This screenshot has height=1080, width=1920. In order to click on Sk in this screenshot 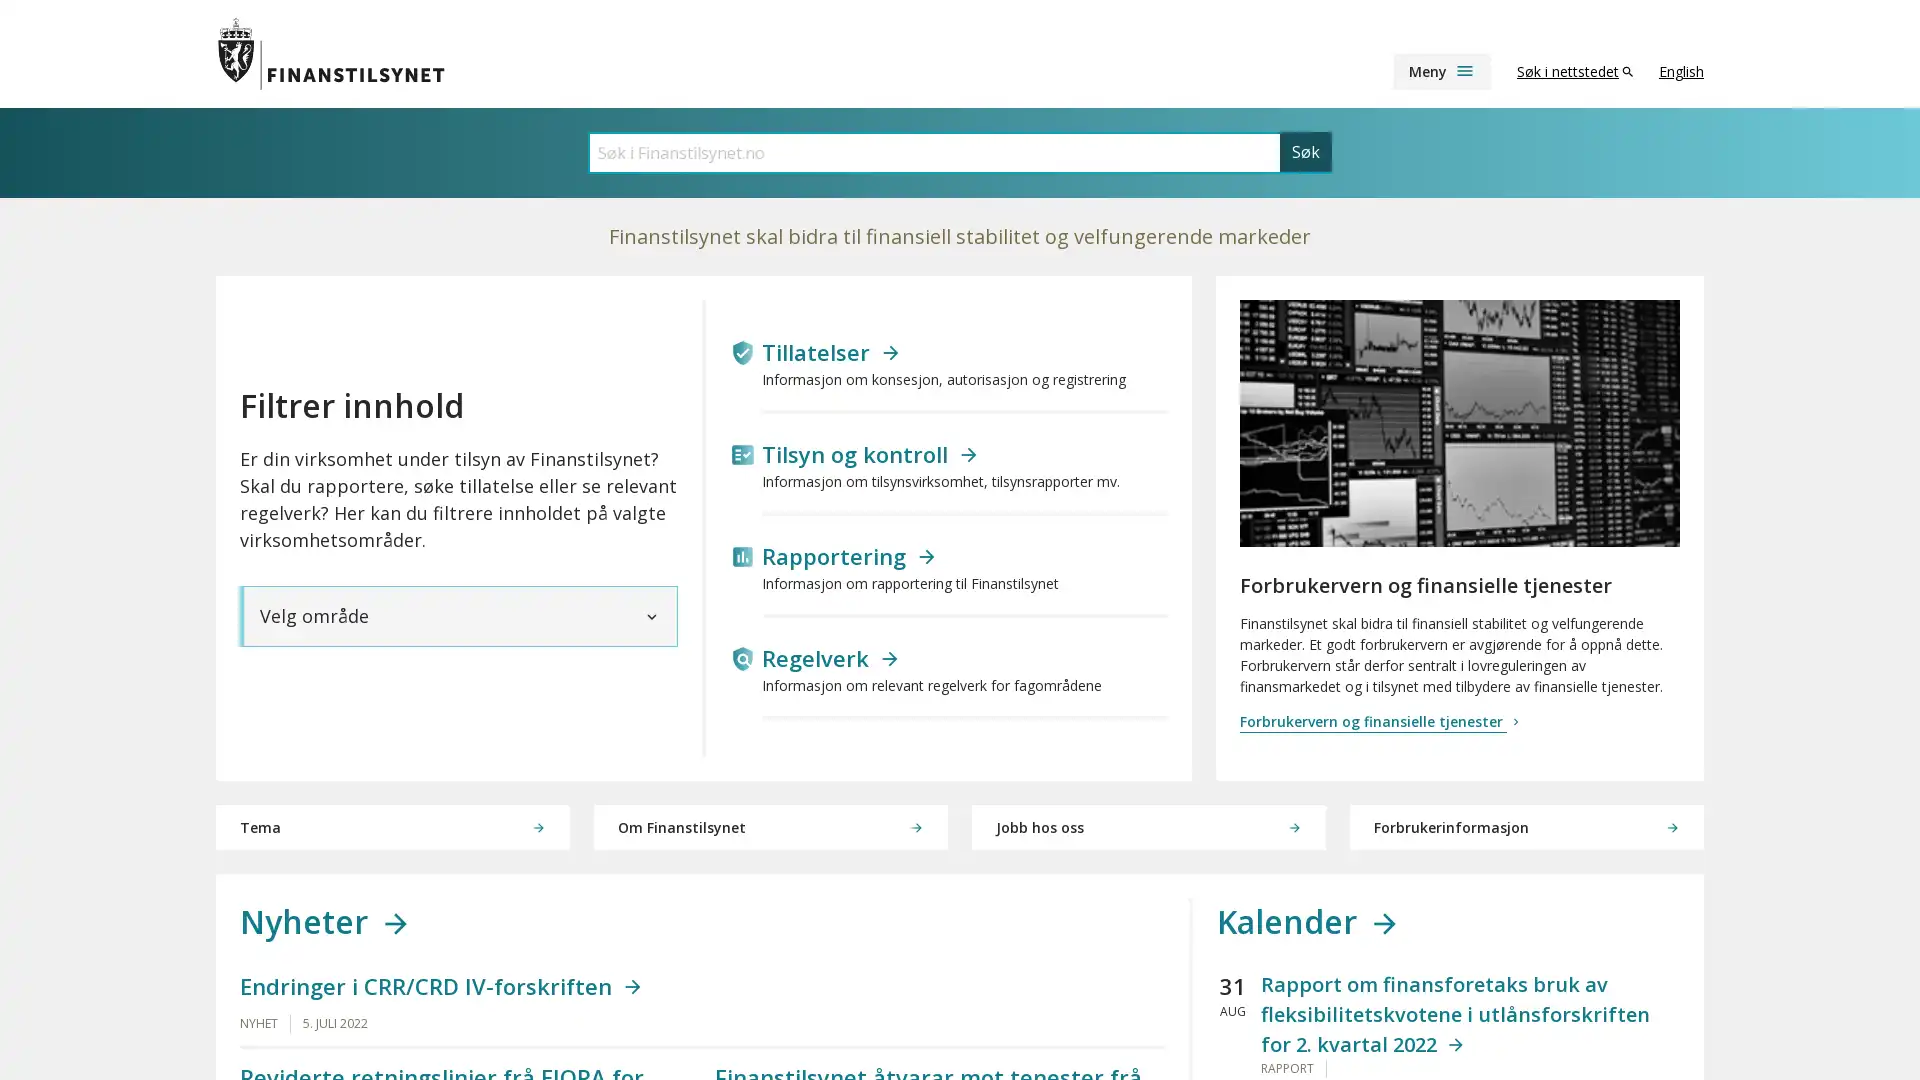, I will do `click(1305, 149)`.